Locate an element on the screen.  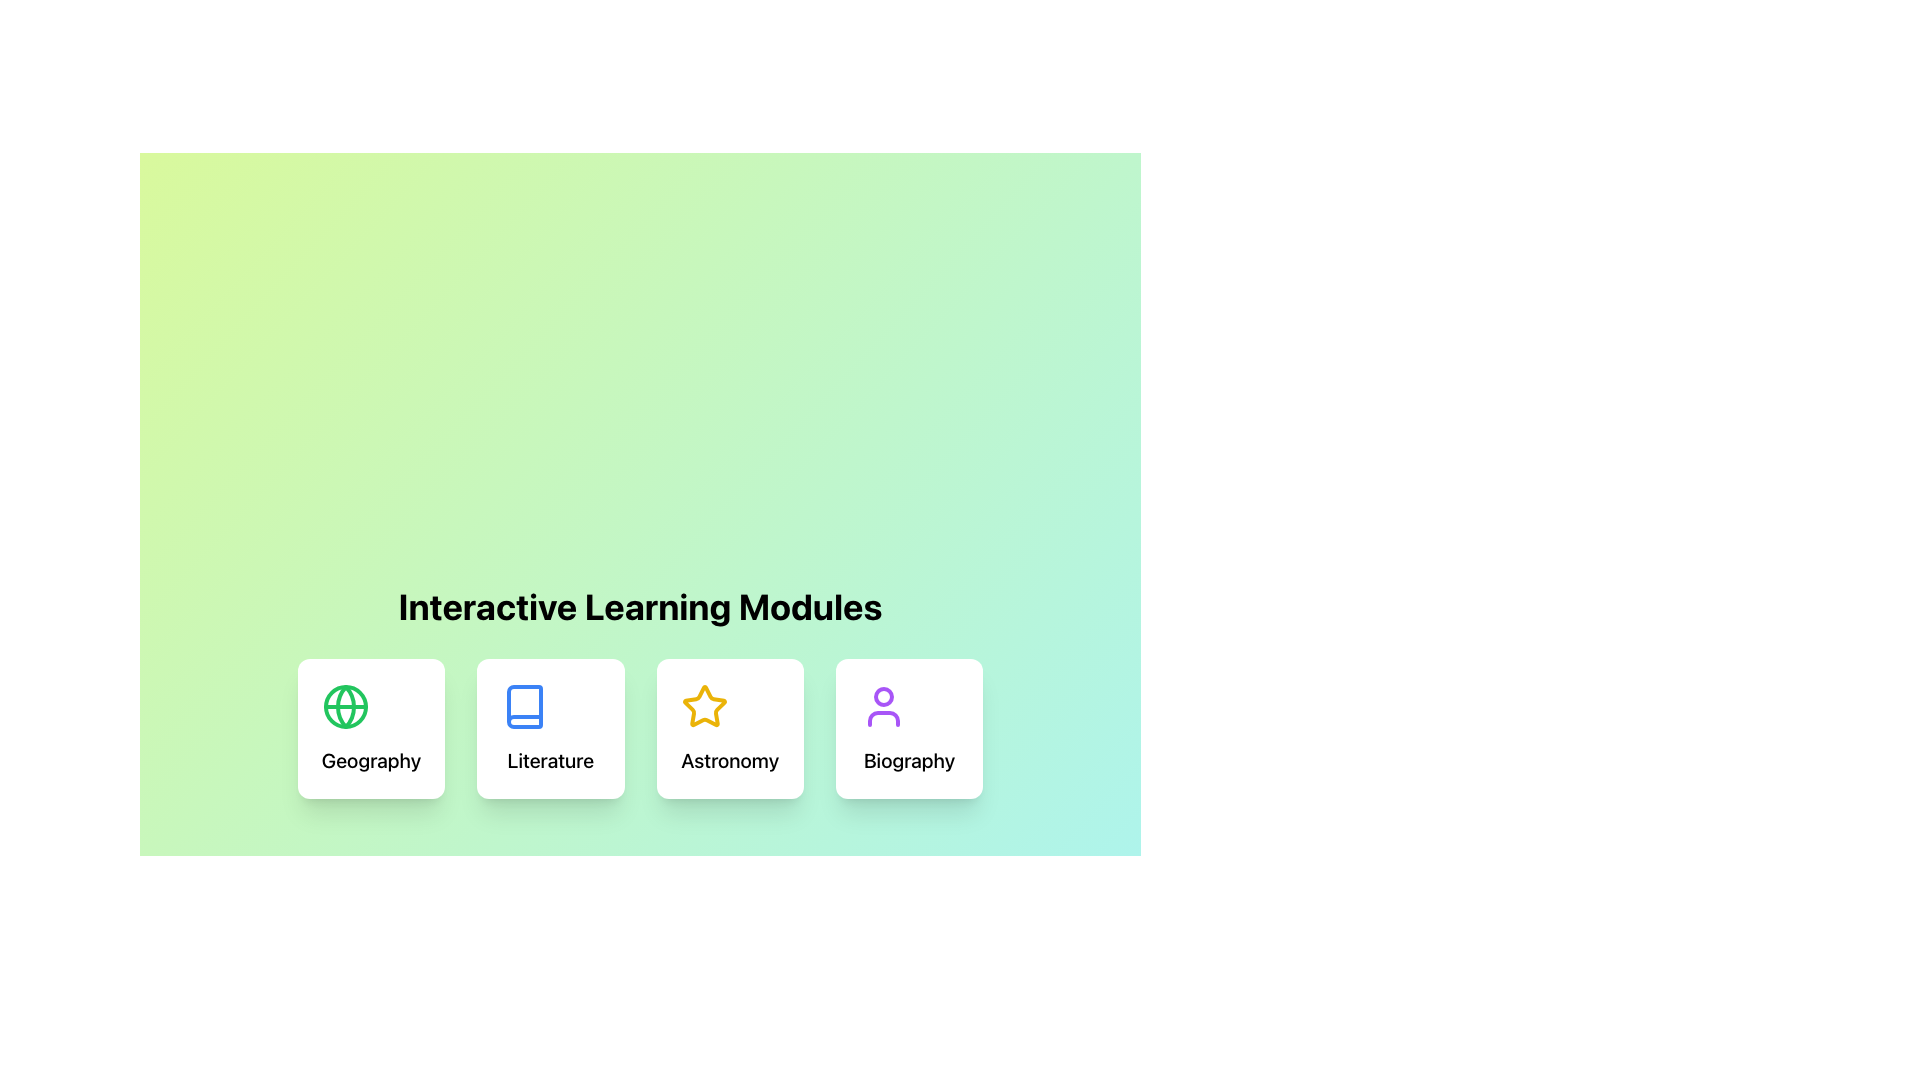
text label displaying 'Astronomy' located below the star icon in the third learning module card within the 'Interactive Learning Modules' section is located at coordinates (729, 760).